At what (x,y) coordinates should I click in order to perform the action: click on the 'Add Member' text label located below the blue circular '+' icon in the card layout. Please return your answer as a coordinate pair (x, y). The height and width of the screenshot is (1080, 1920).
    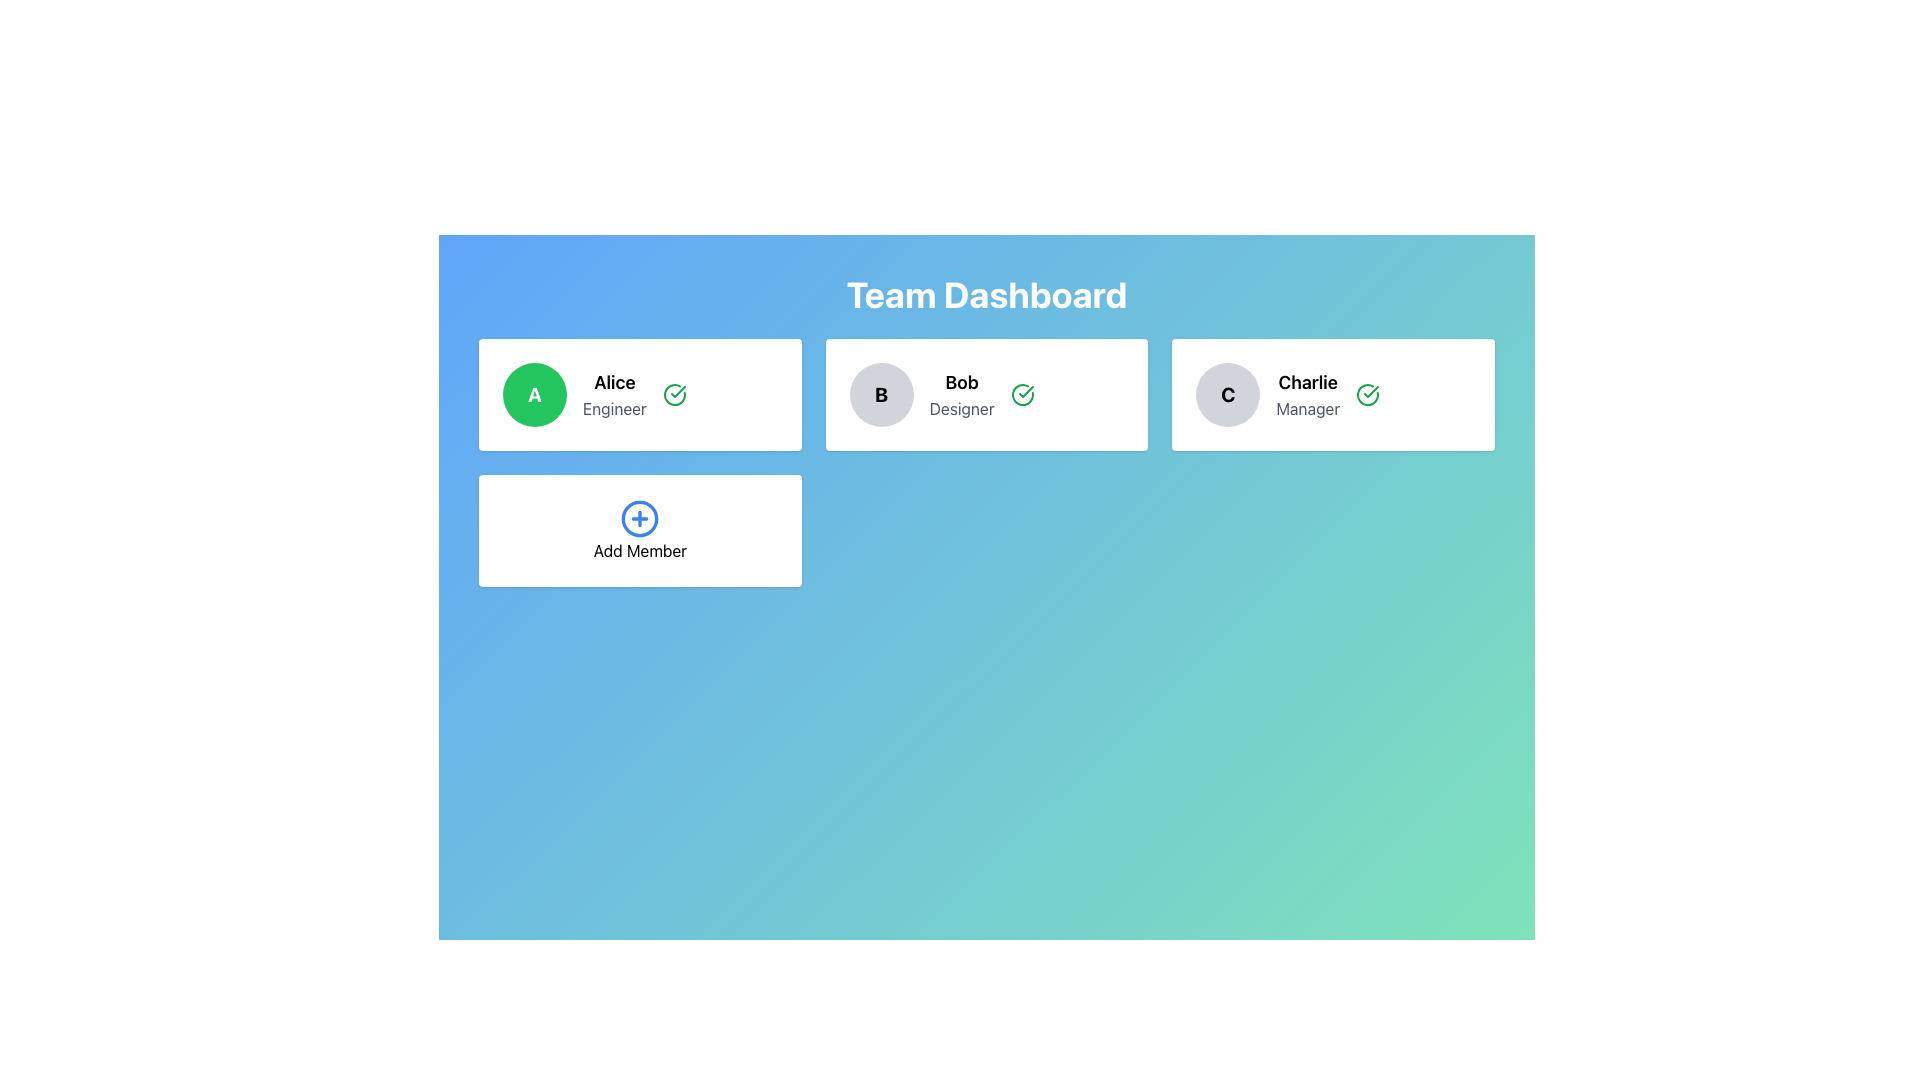
    Looking at the image, I should click on (638, 551).